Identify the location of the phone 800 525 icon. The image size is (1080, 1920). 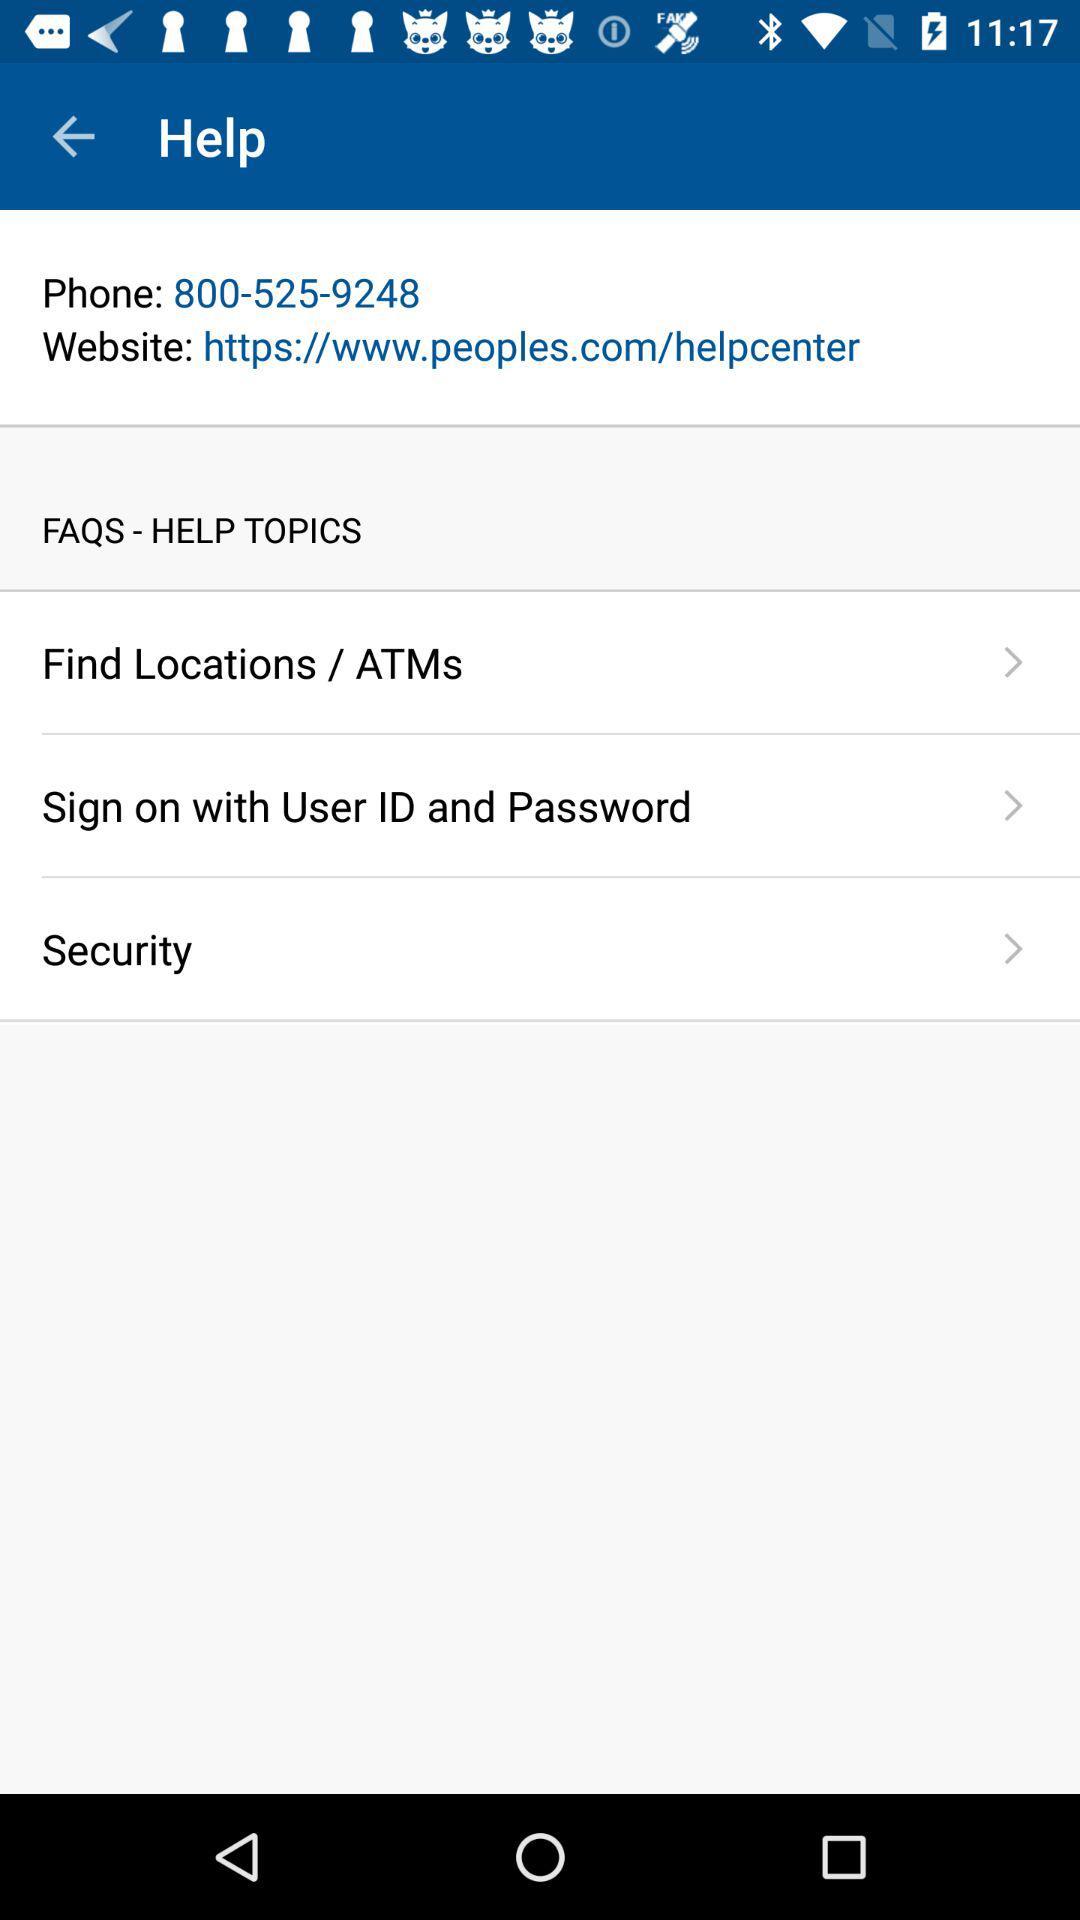
(540, 291).